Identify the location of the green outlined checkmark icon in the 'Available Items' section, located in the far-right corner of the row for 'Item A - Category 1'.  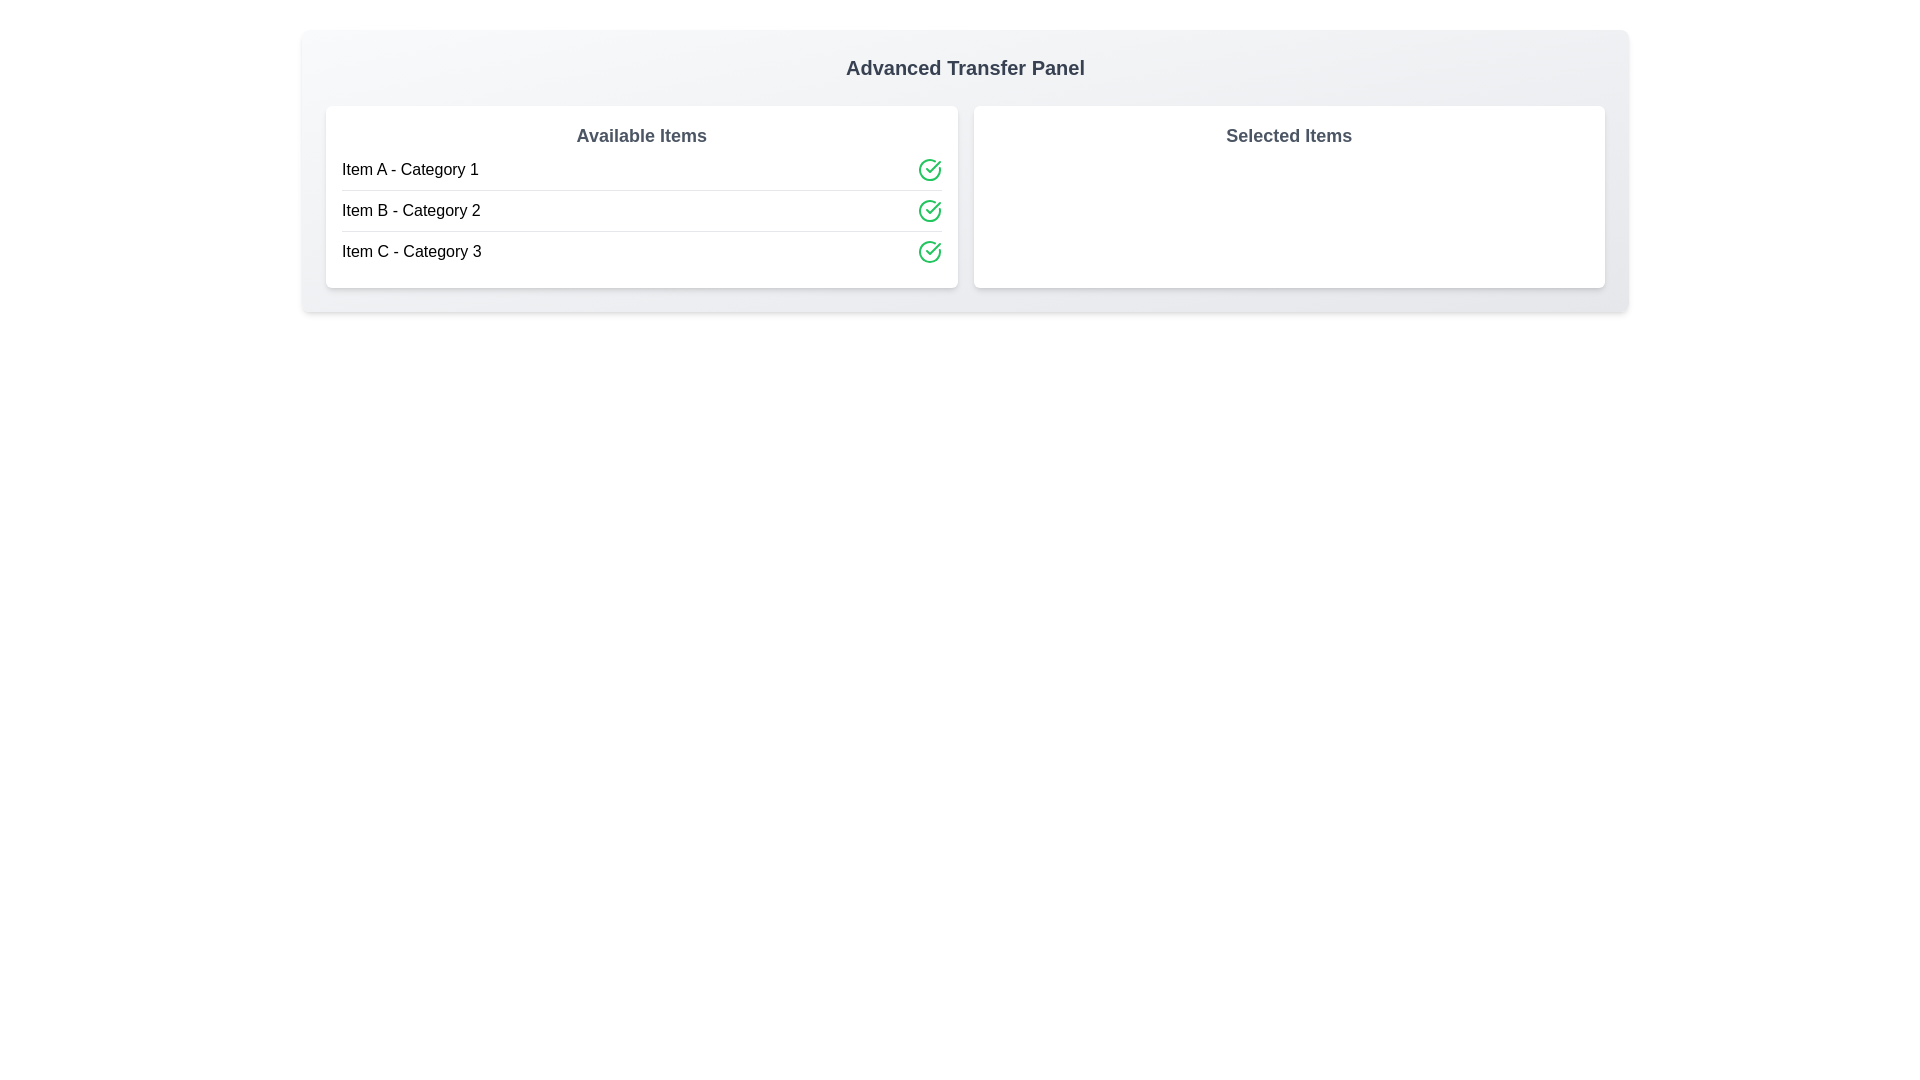
(928, 168).